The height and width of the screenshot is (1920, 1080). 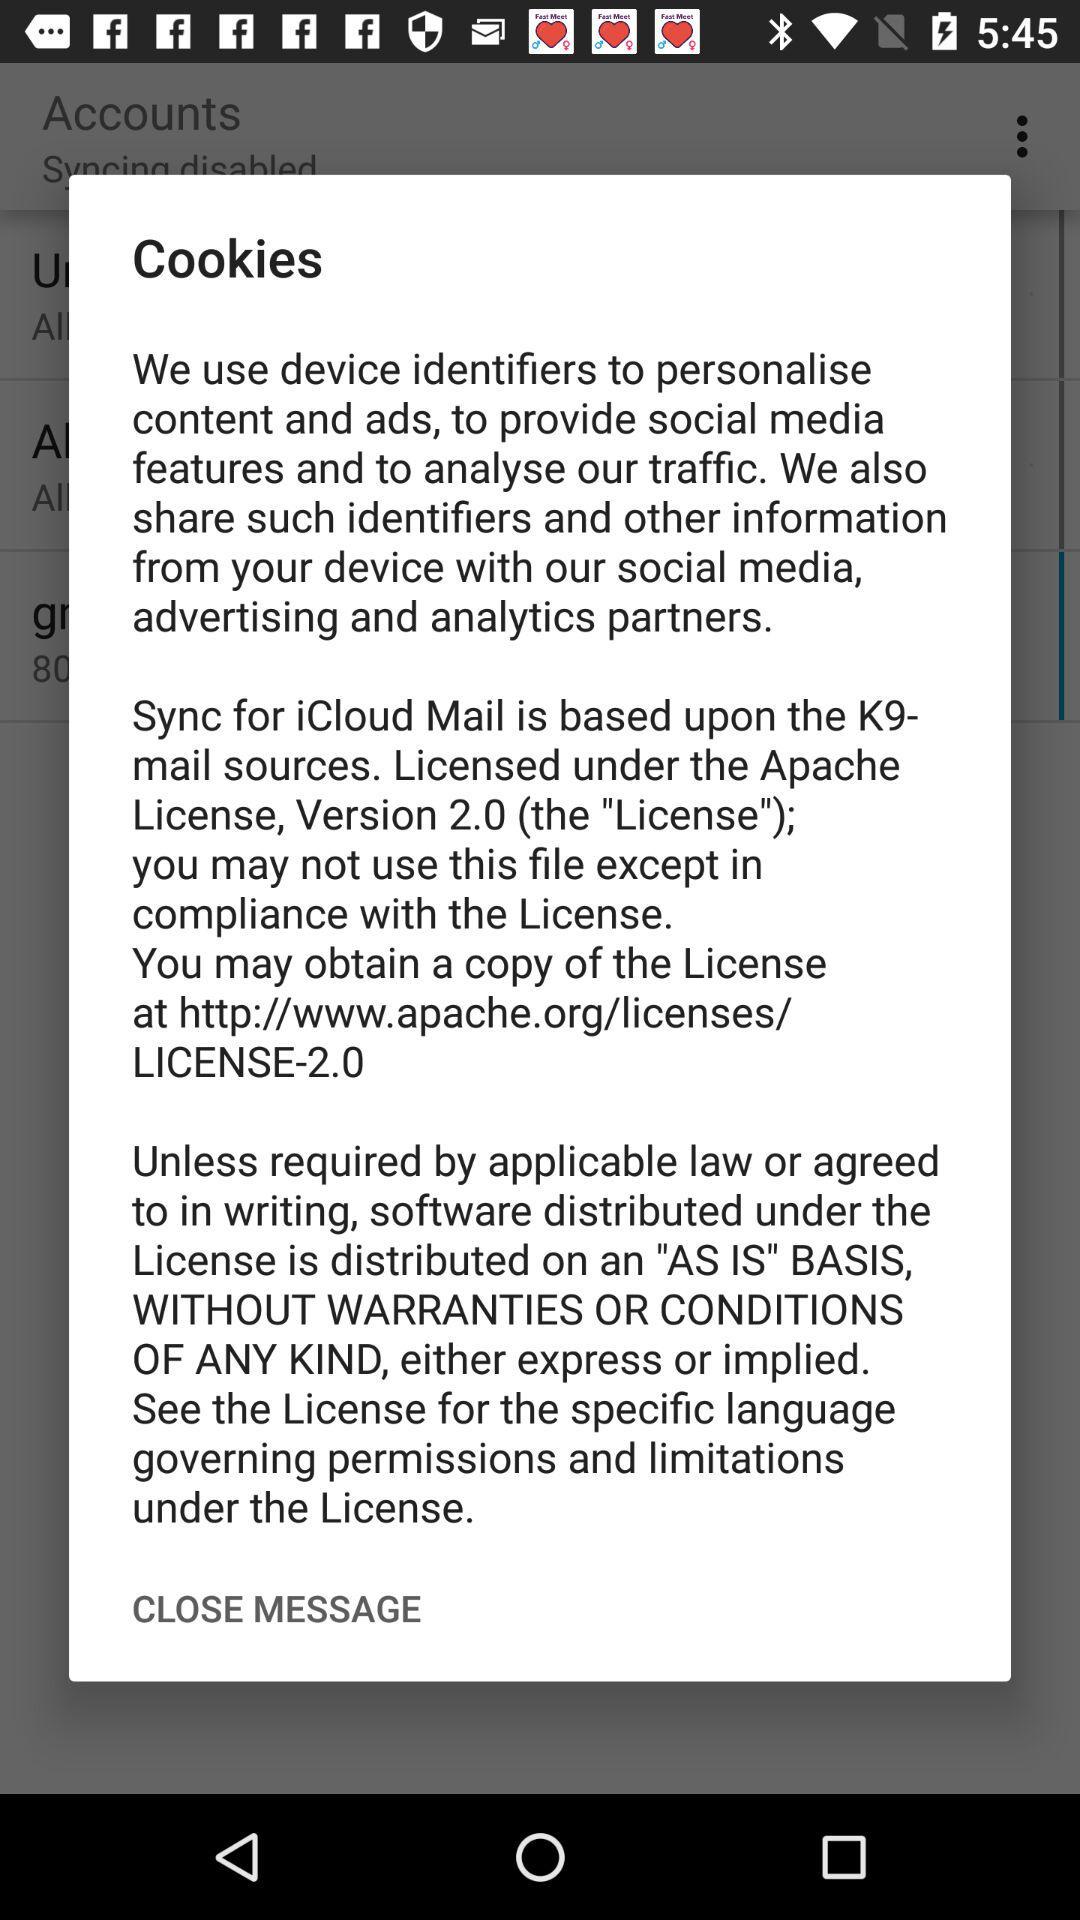 I want to click on the item below the we use device icon, so click(x=276, y=1608).